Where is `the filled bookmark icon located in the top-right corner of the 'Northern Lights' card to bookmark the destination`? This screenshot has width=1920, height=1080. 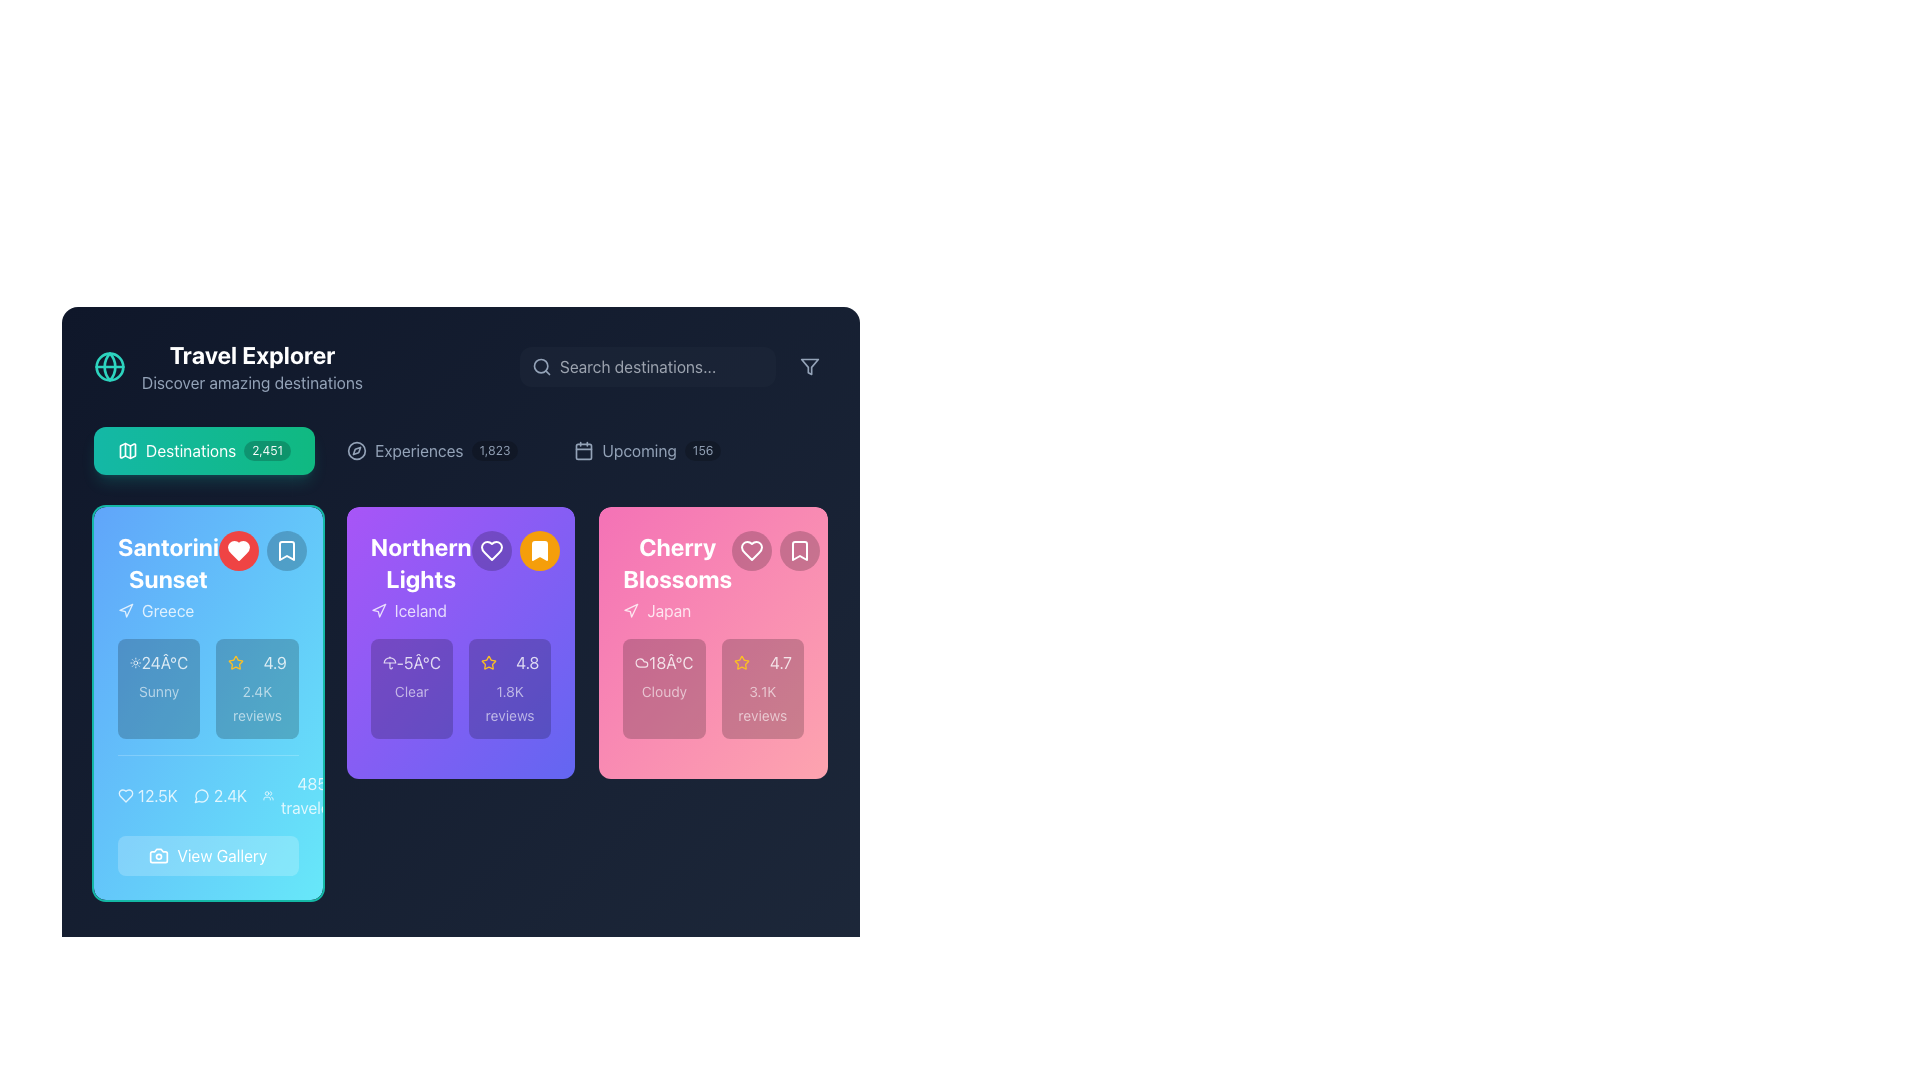 the filled bookmark icon located in the top-right corner of the 'Northern Lights' card to bookmark the destination is located at coordinates (539, 551).